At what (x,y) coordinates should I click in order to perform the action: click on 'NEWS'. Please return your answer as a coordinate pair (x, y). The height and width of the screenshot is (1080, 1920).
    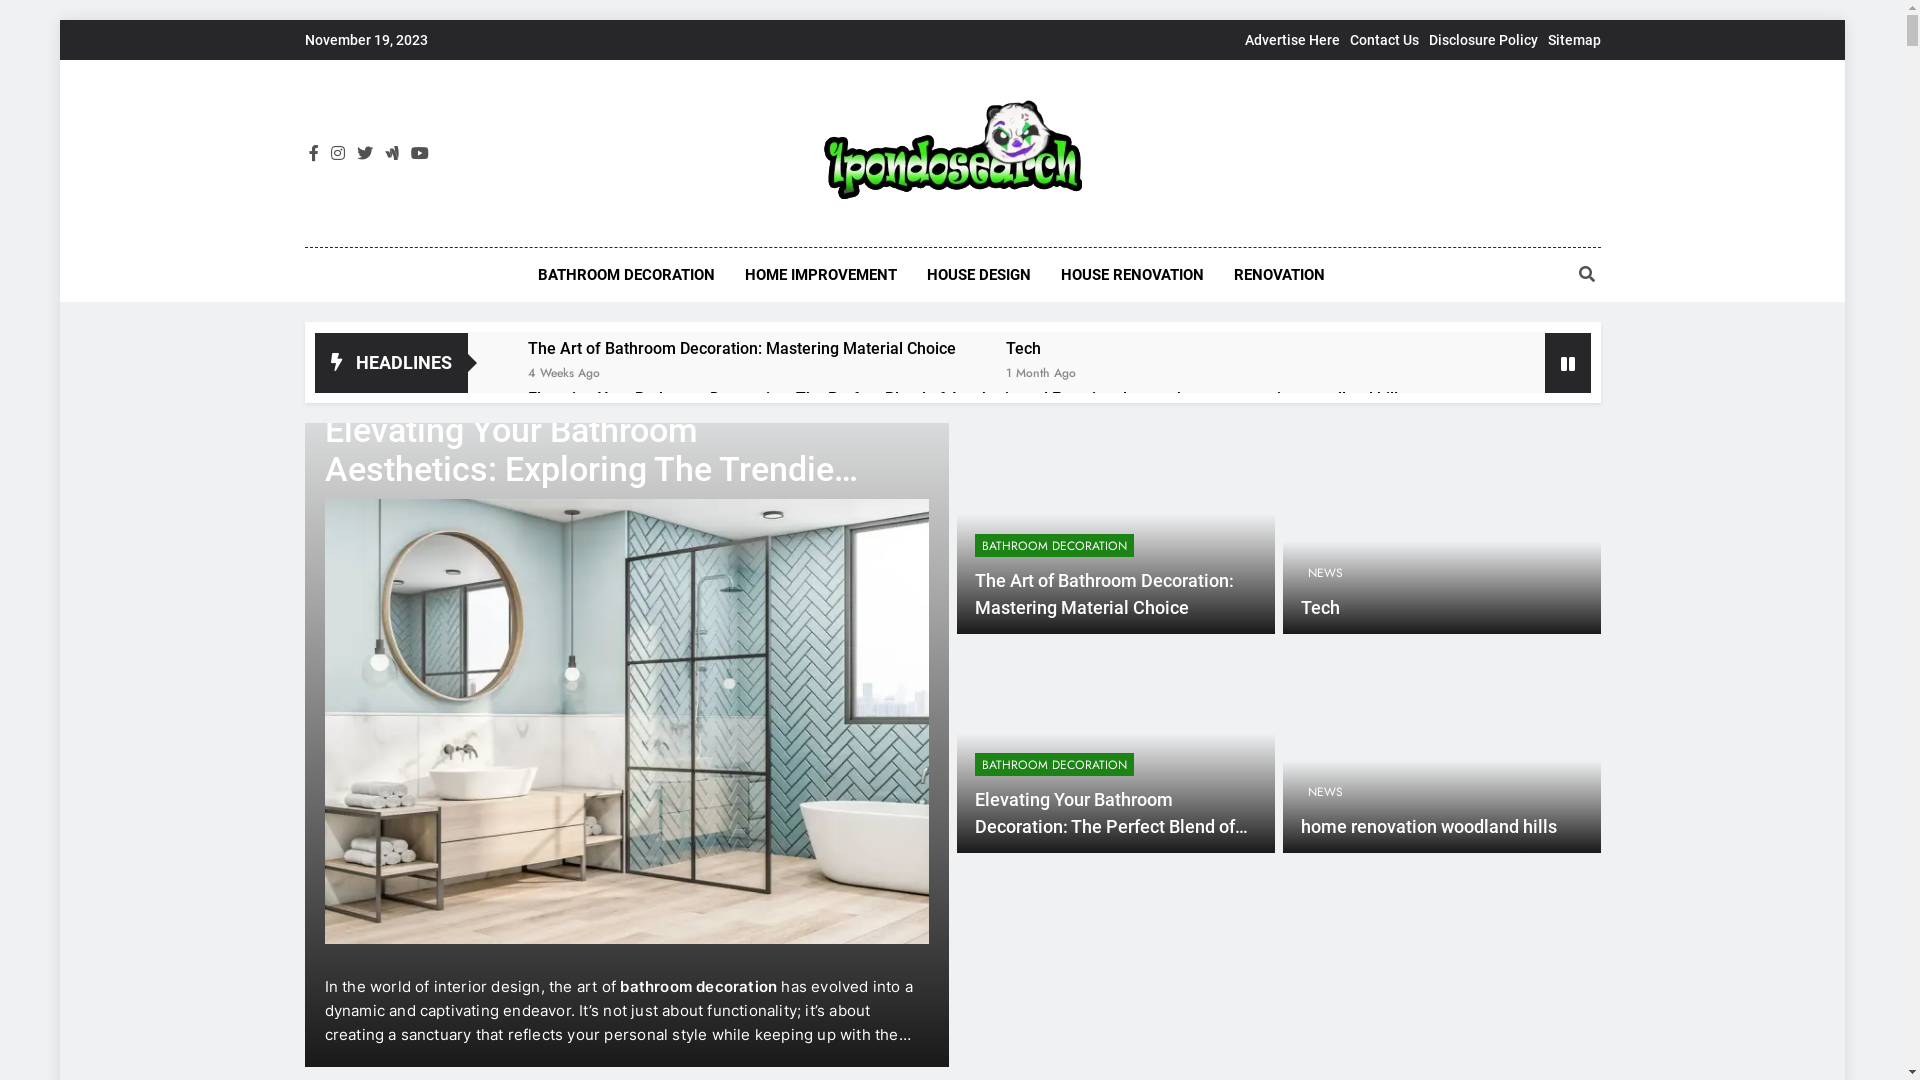
    Looking at the image, I should click on (1324, 790).